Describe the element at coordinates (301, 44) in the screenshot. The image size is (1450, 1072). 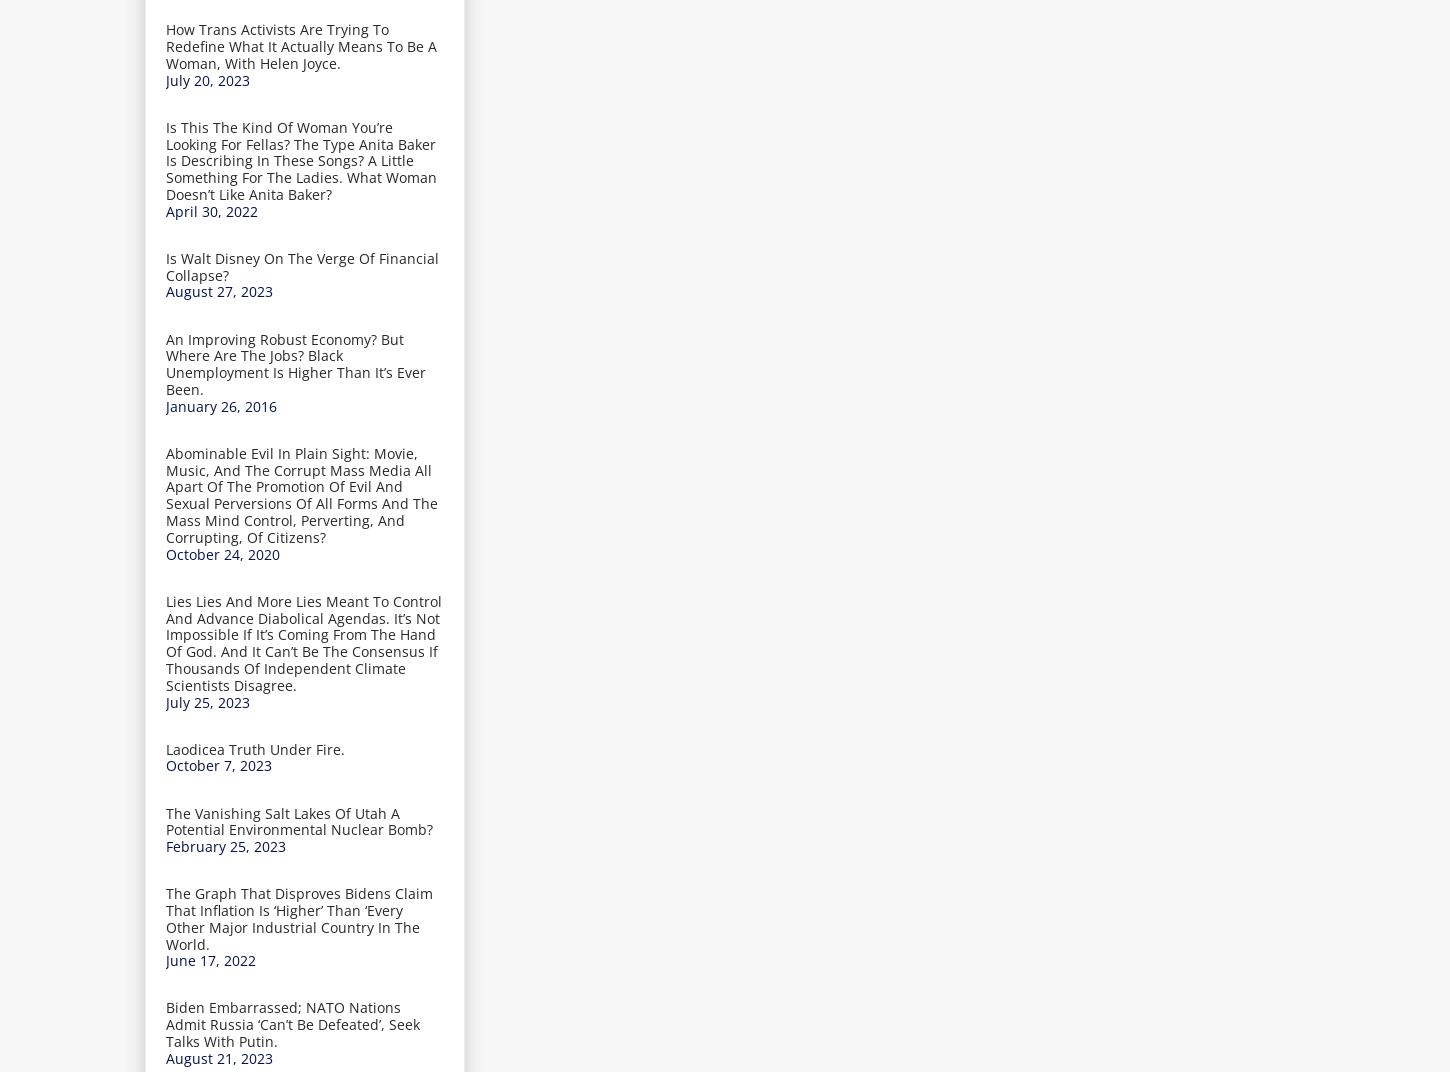
I see `'How Trans Activists Are Trying To Redefine What It Actually Means To Be A Woman, With Helen Joyce.'` at that location.